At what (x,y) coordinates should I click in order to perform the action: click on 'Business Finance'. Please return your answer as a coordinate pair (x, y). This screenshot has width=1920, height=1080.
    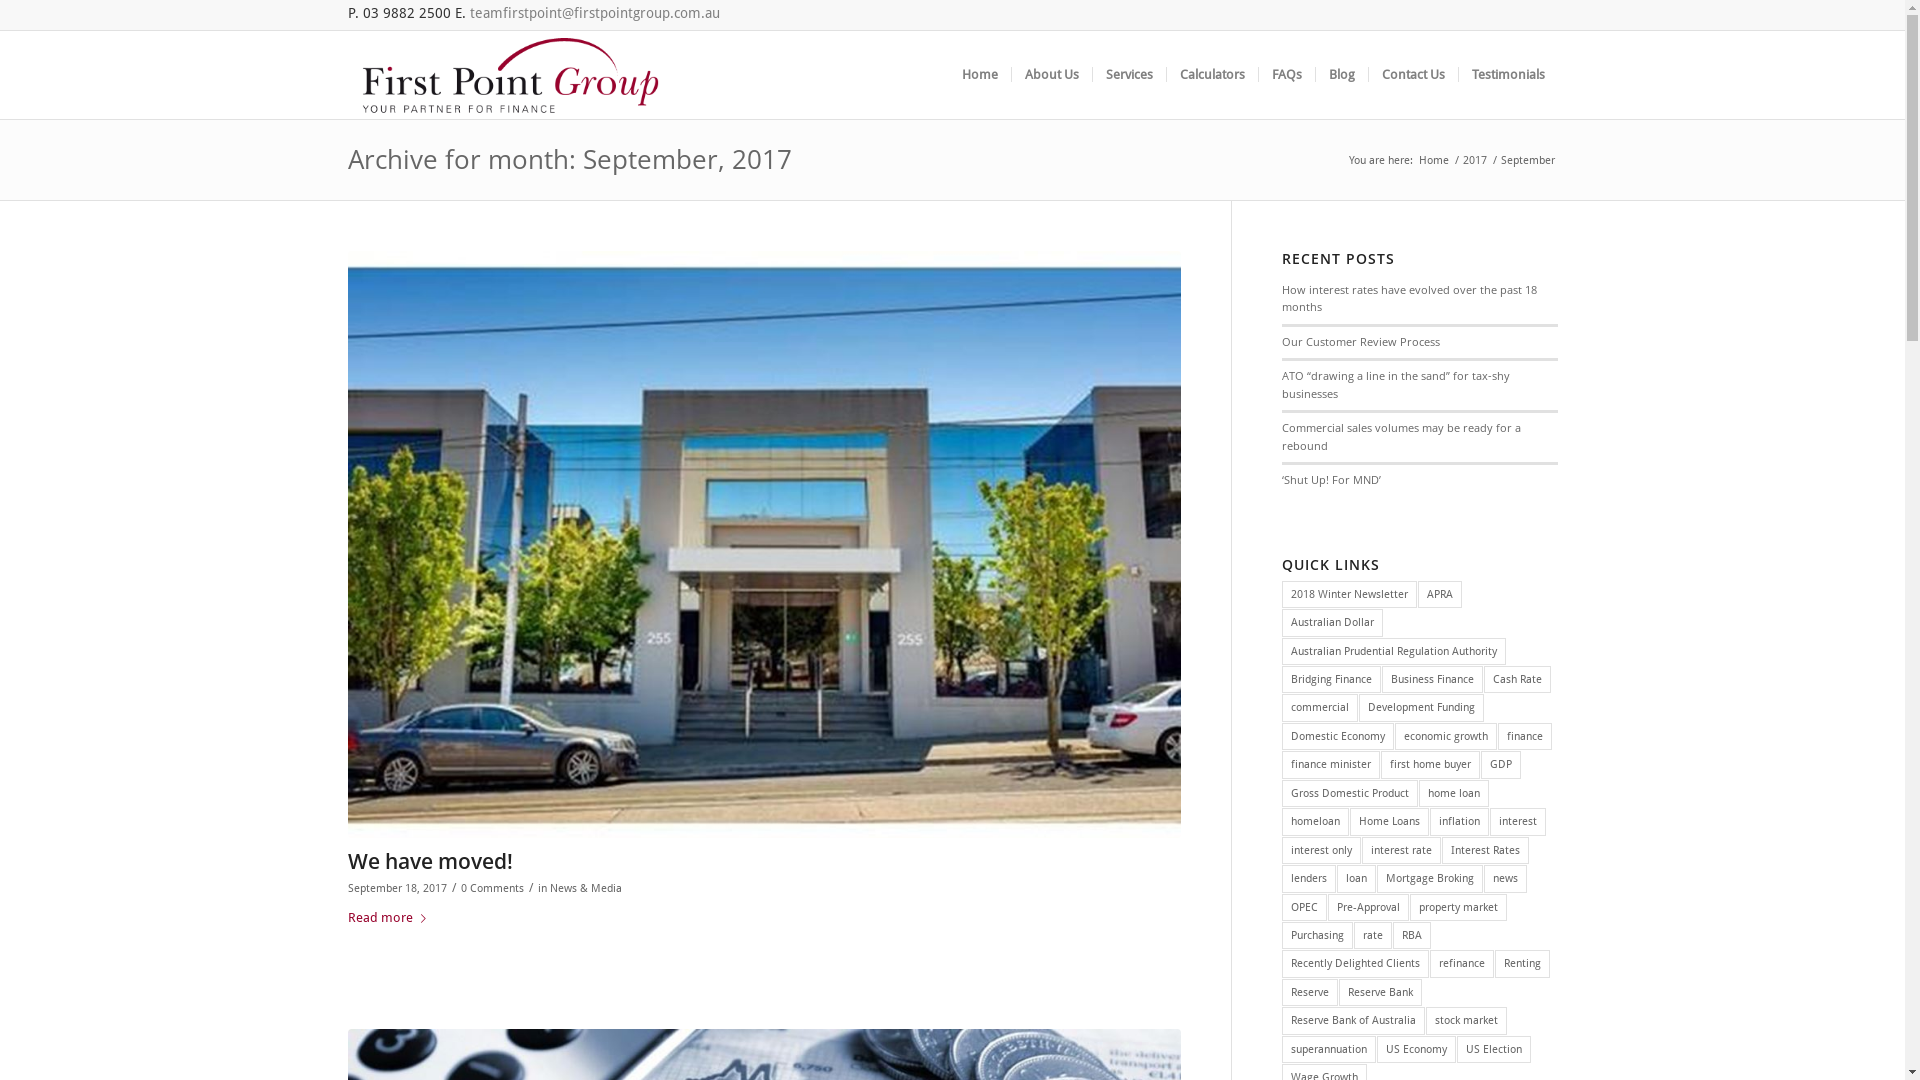
    Looking at the image, I should click on (1381, 678).